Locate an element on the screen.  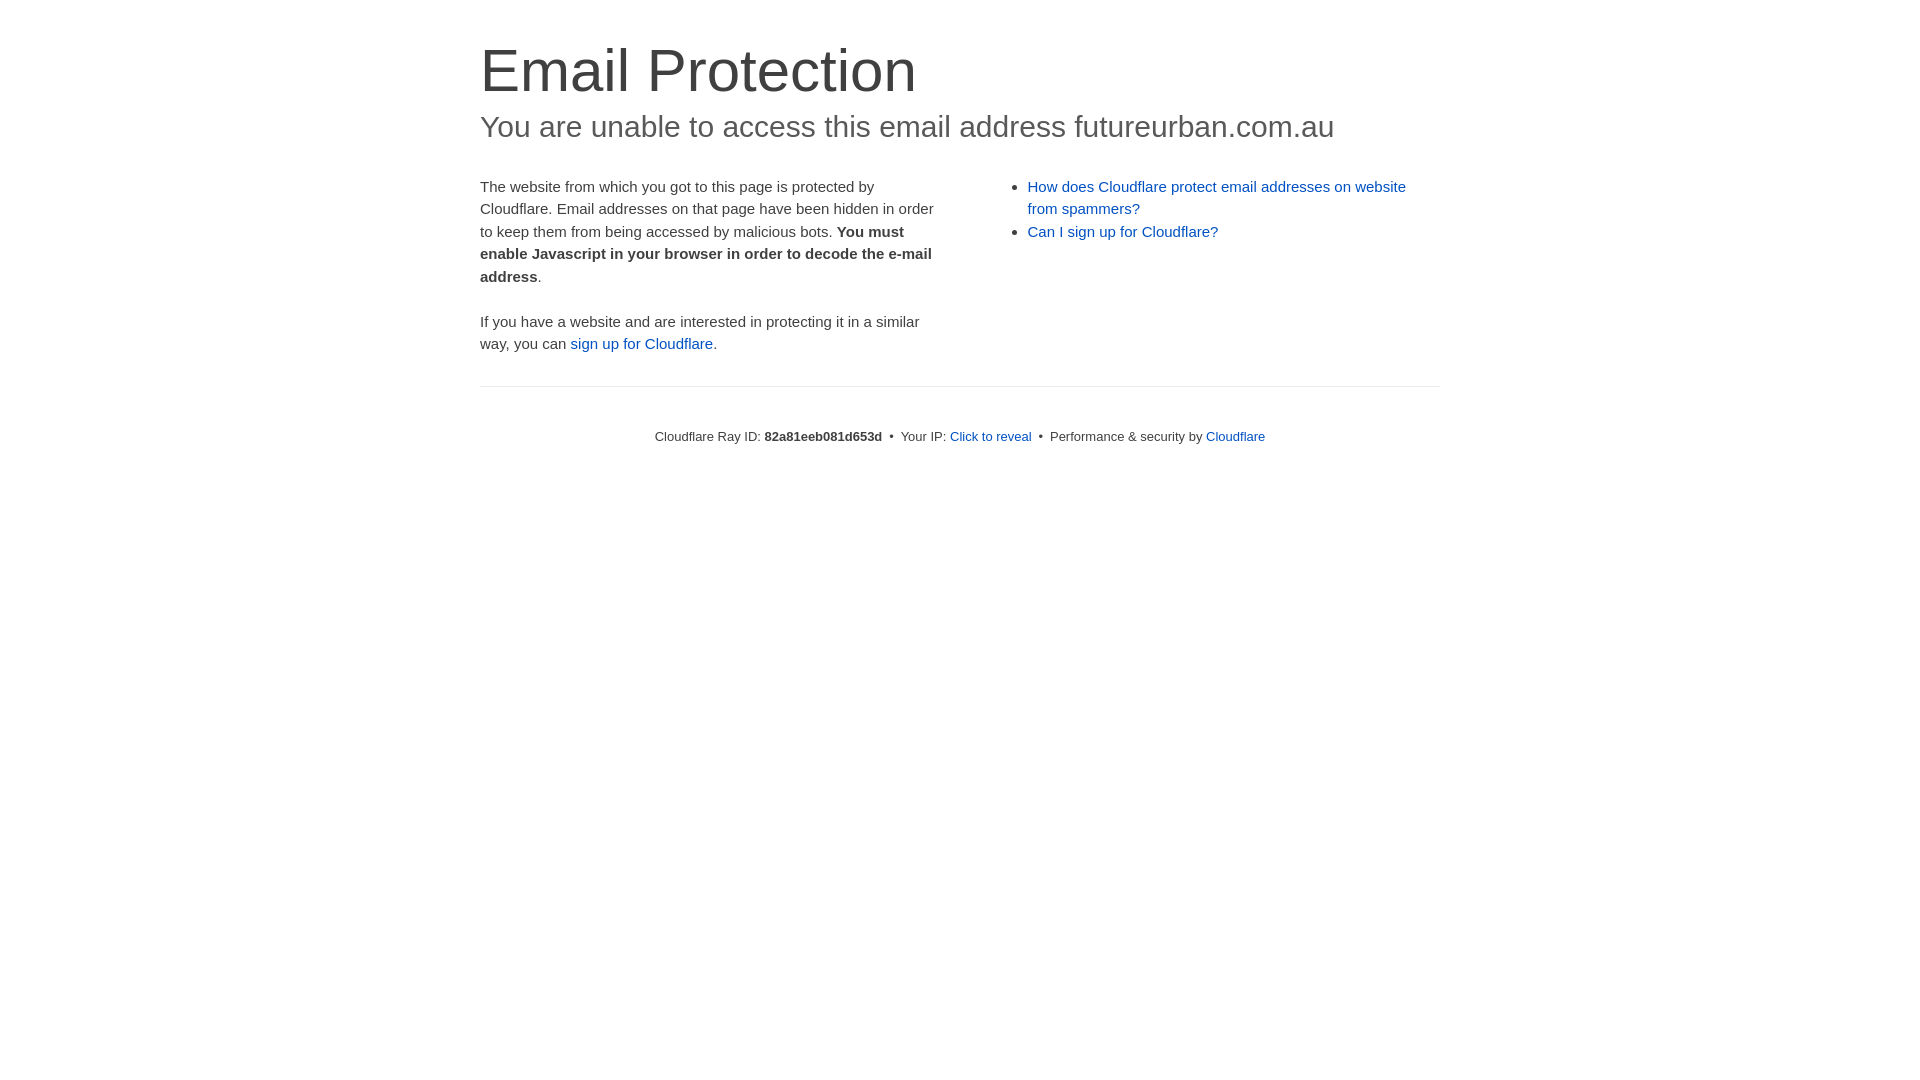
'Cloudflare' is located at coordinates (1234, 435).